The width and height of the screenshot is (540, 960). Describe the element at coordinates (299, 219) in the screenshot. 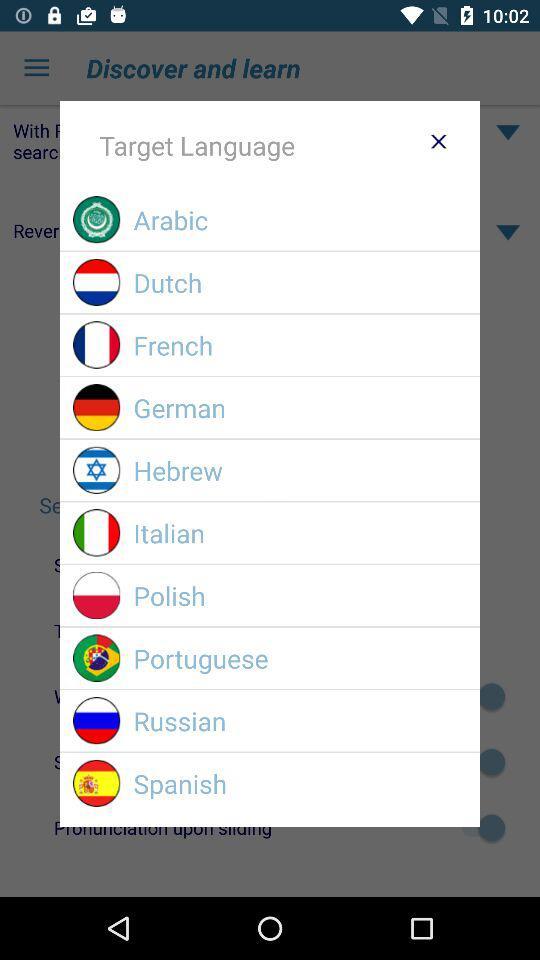

I see `item above the dutch icon` at that location.